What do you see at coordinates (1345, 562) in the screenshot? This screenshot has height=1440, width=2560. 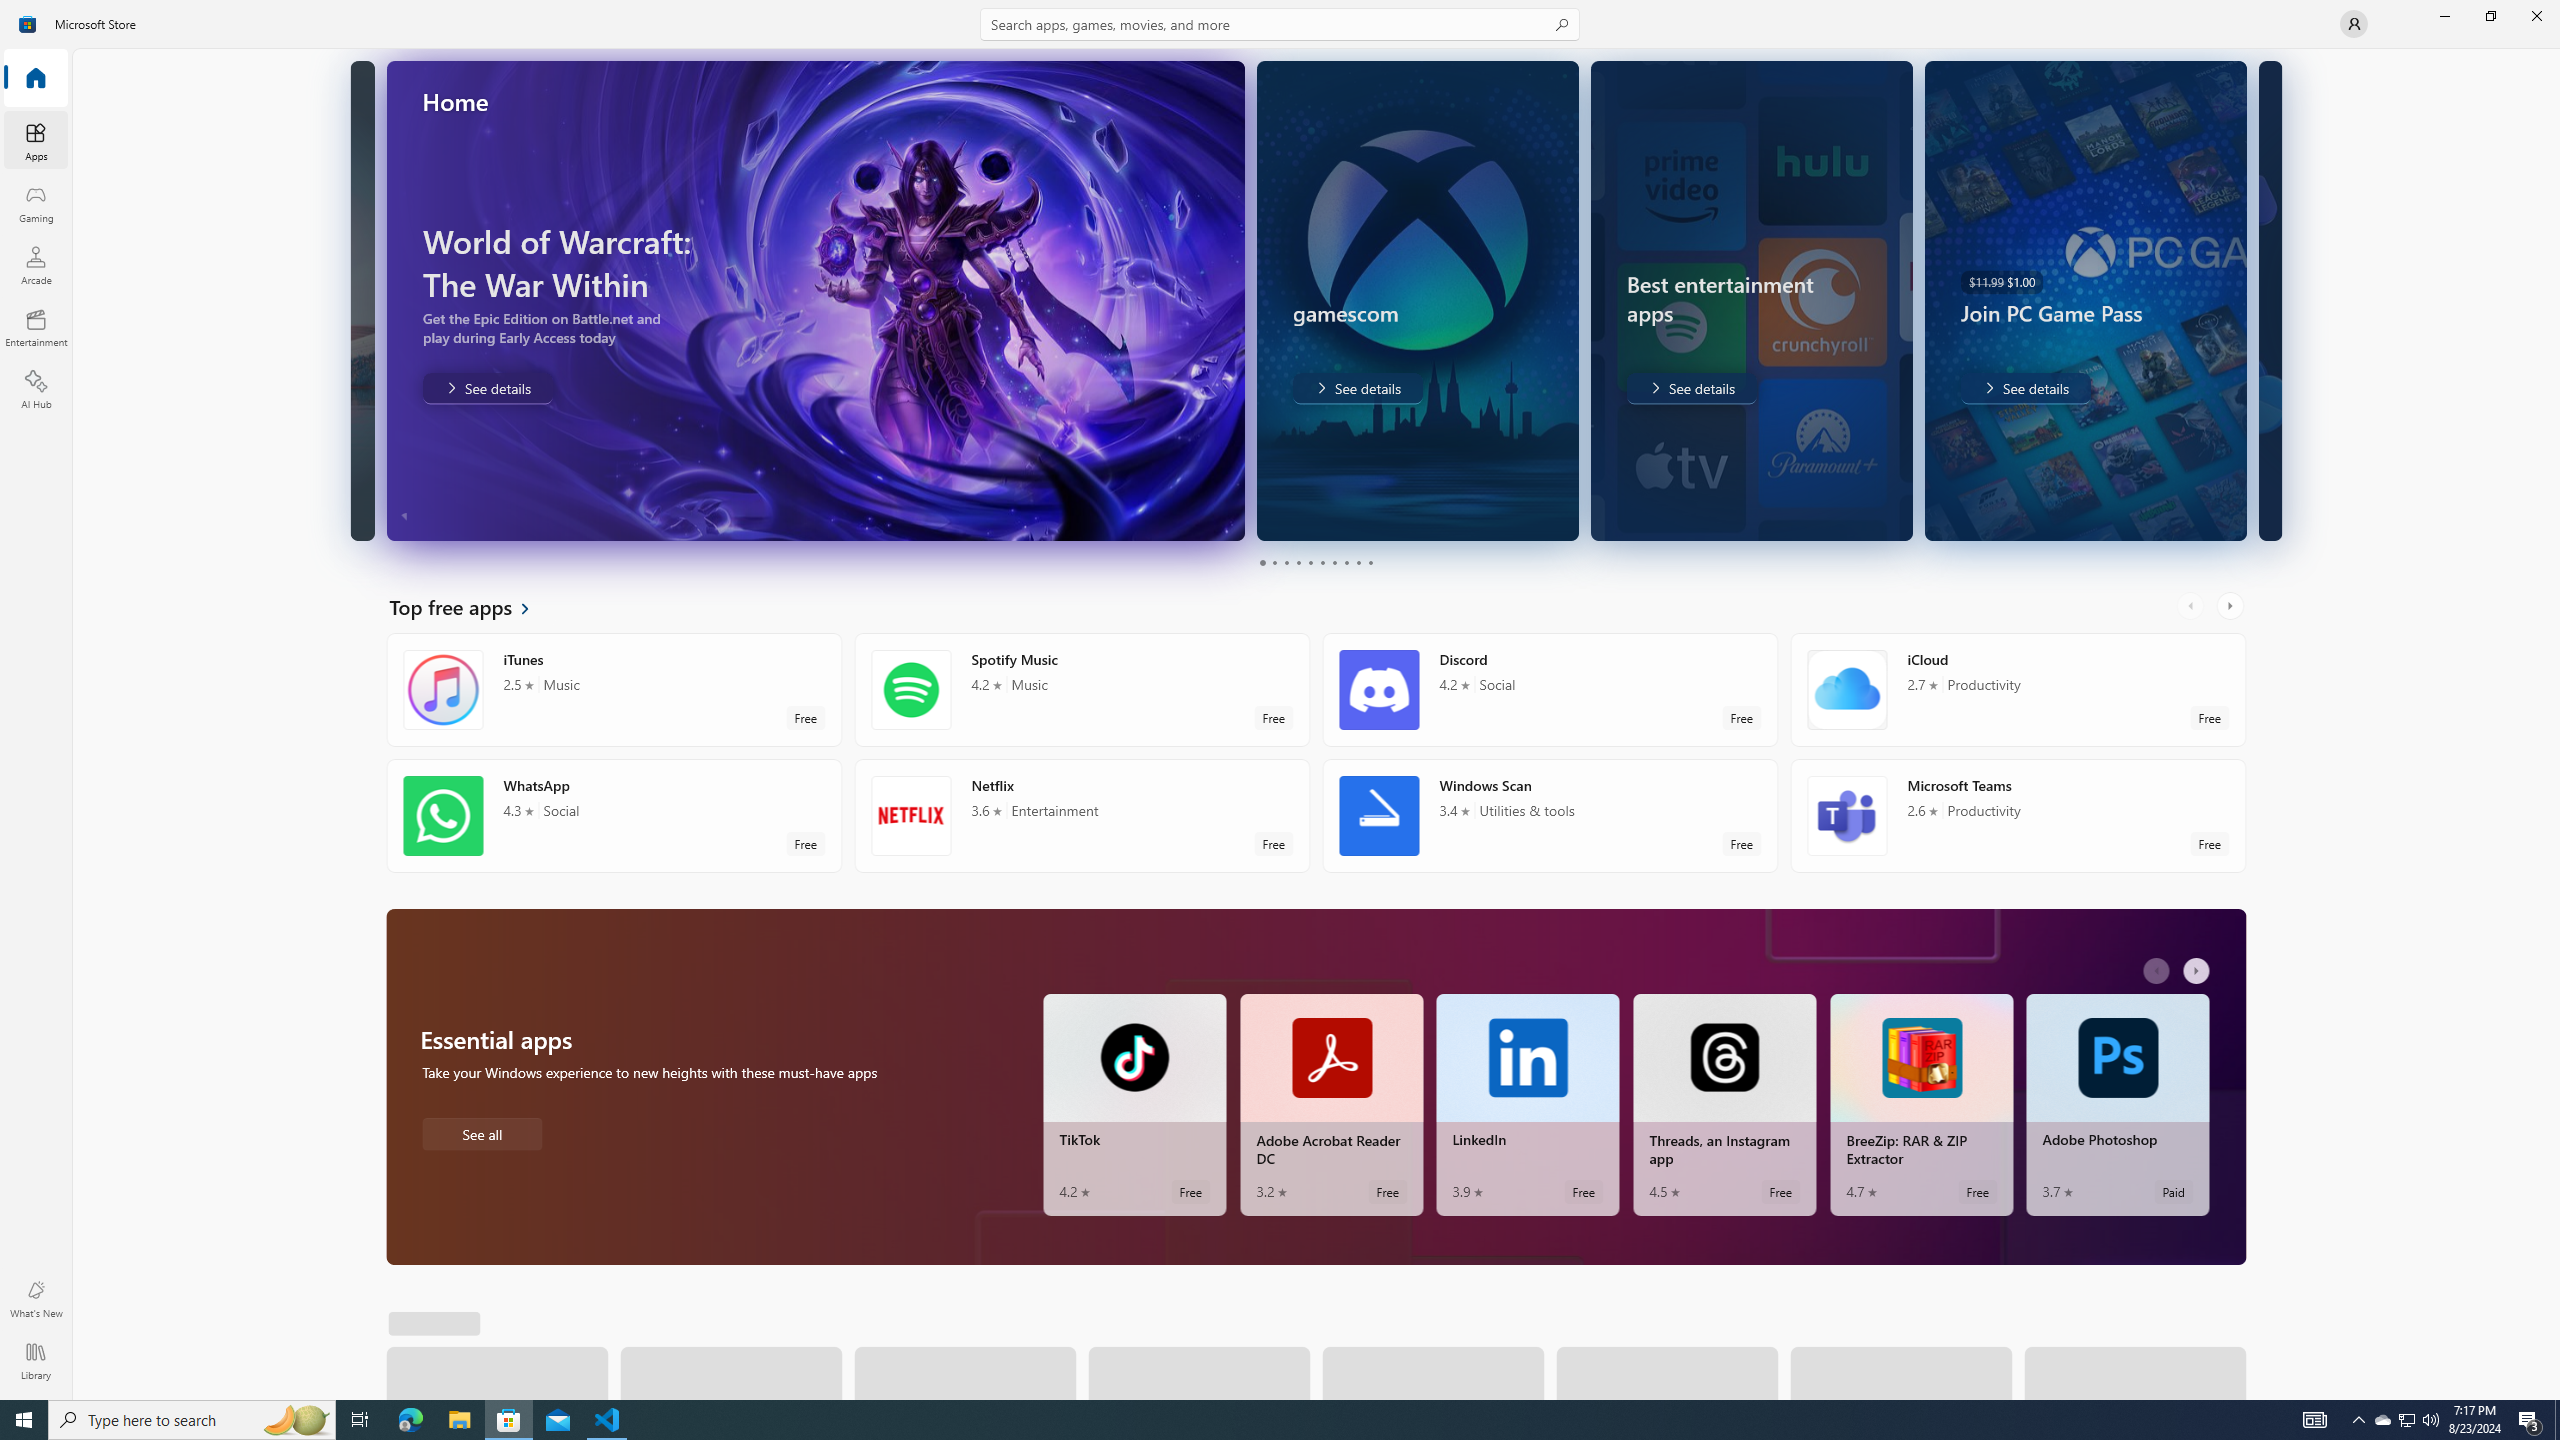 I see `'Page 8'` at bounding box center [1345, 562].